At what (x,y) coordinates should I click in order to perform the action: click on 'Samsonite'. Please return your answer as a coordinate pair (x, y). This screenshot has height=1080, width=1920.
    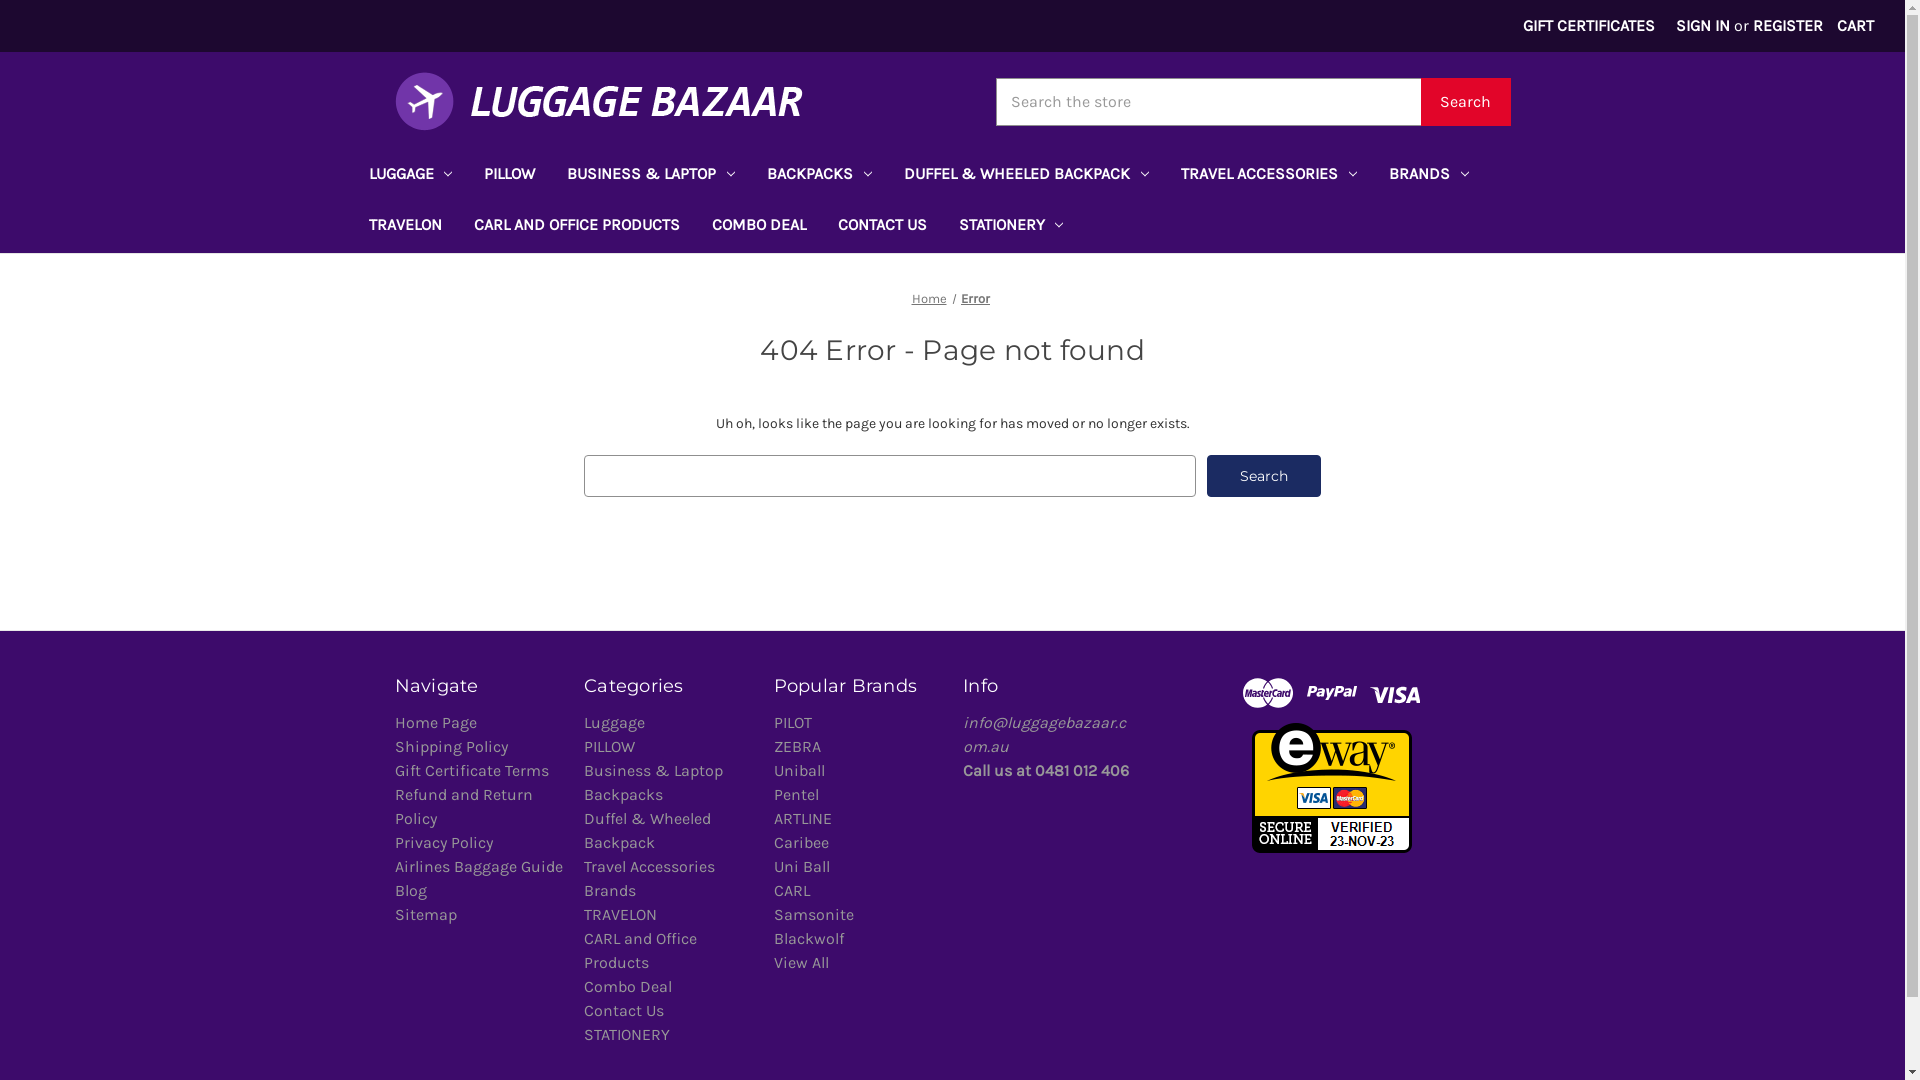
    Looking at the image, I should click on (814, 914).